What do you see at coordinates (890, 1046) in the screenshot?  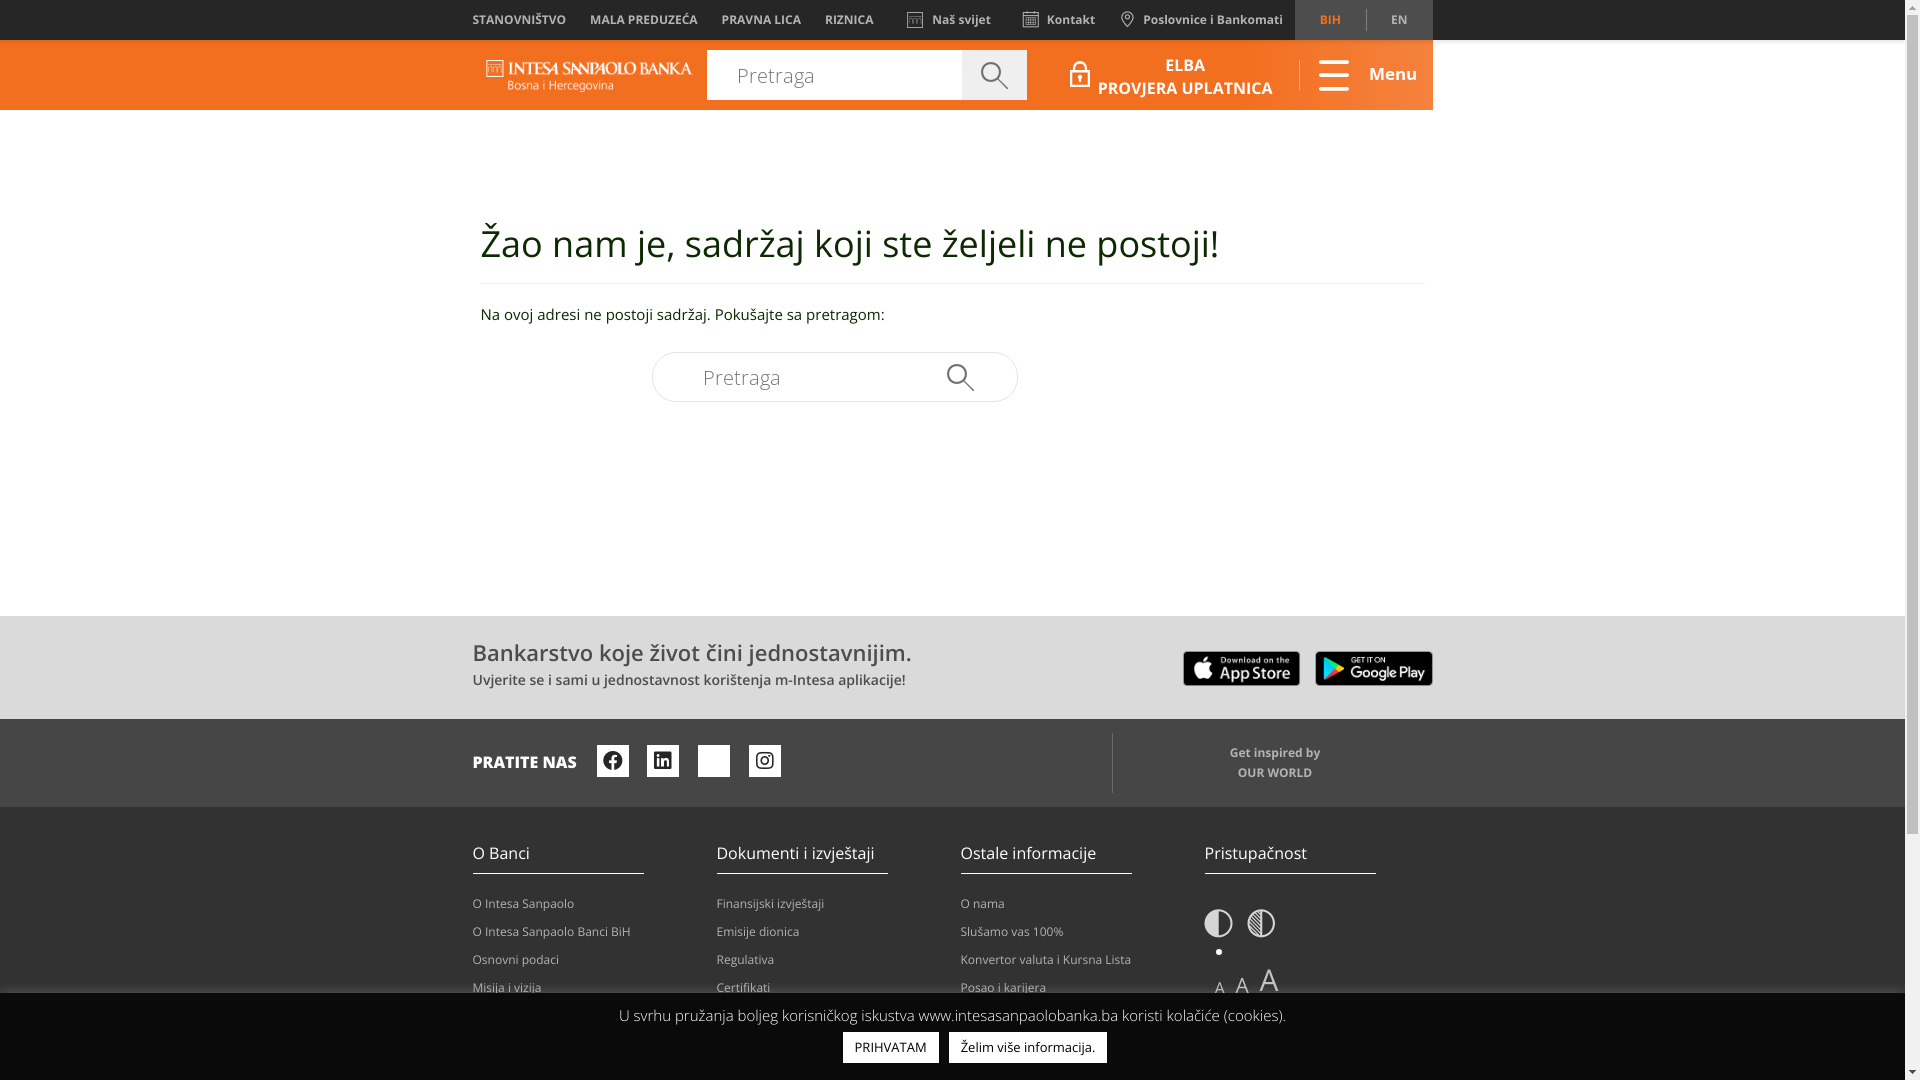 I see `'PRIHVATAM'` at bounding box center [890, 1046].